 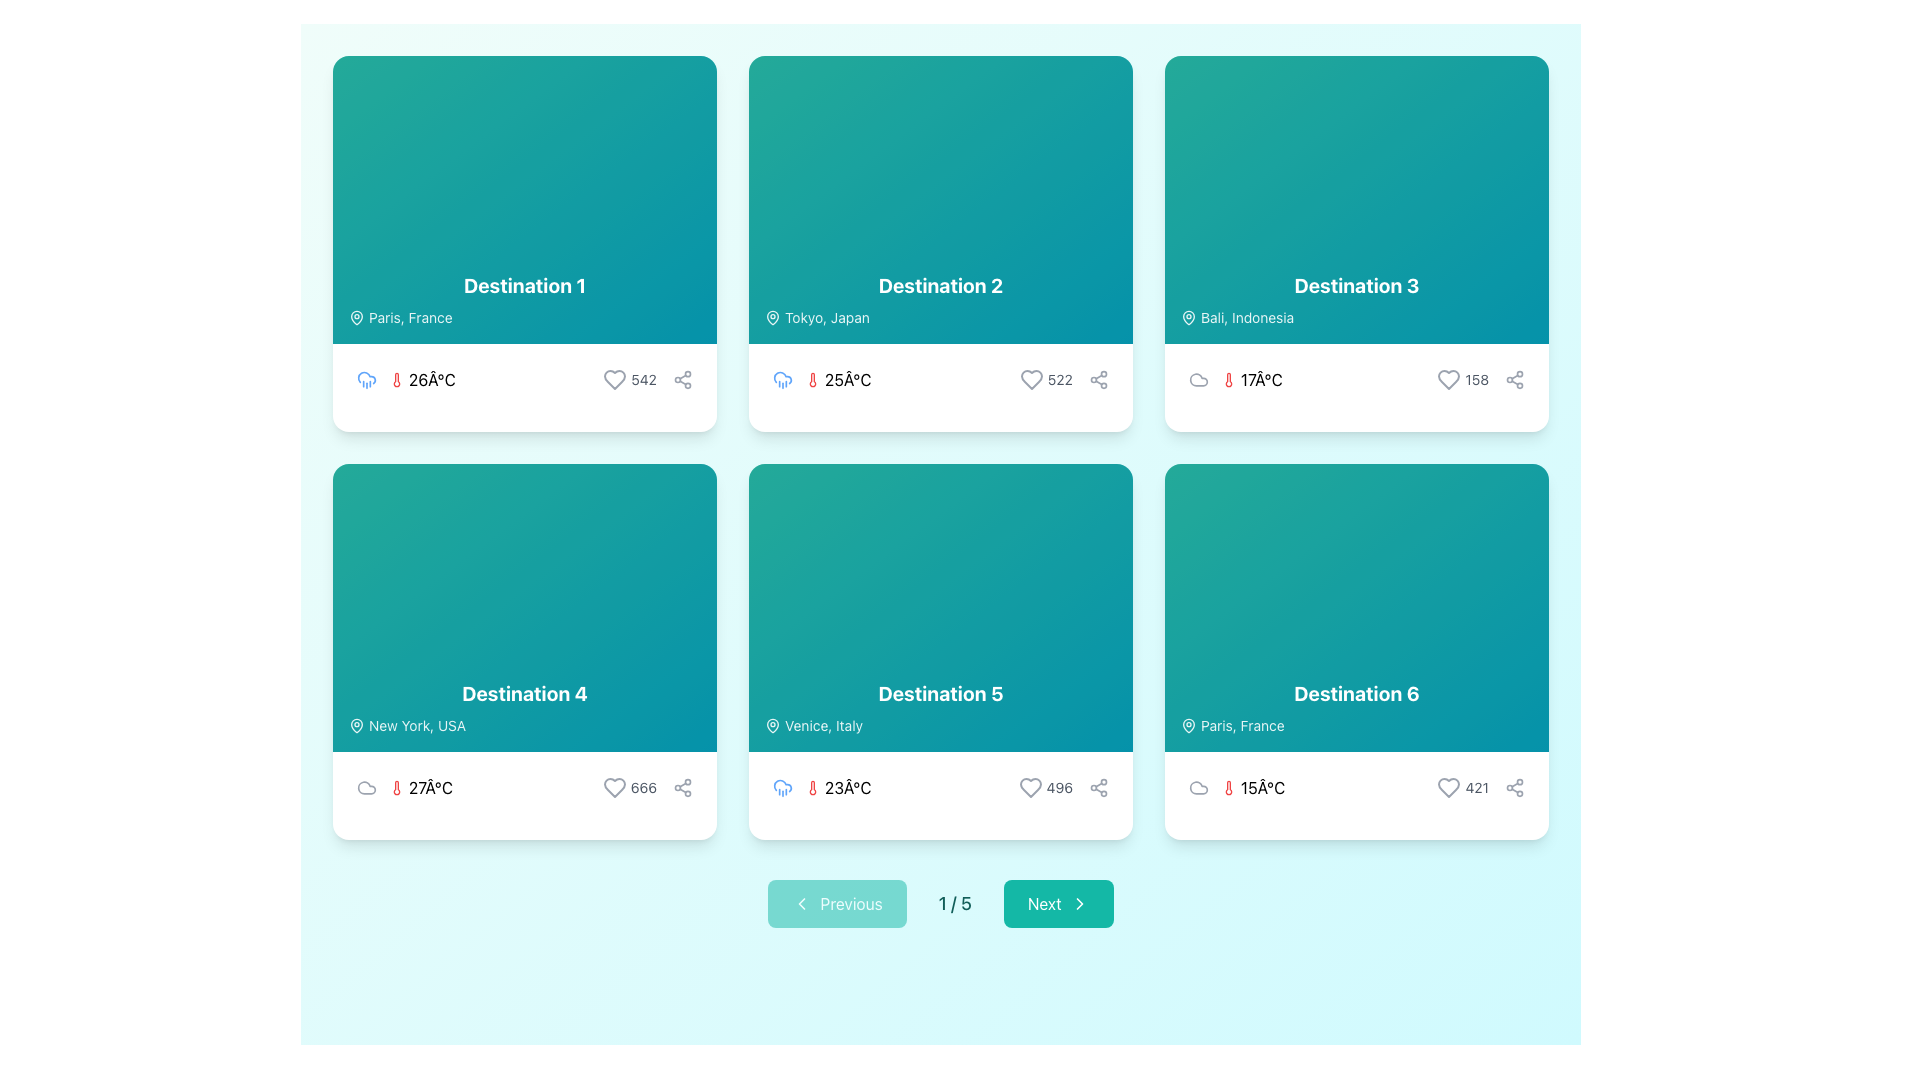 What do you see at coordinates (524, 300) in the screenshot?
I see `the informative text cluster that describes the travel destination, located at the bottom section of the first grid card in a three-by-two card layout` at bounding box center [524, 300].